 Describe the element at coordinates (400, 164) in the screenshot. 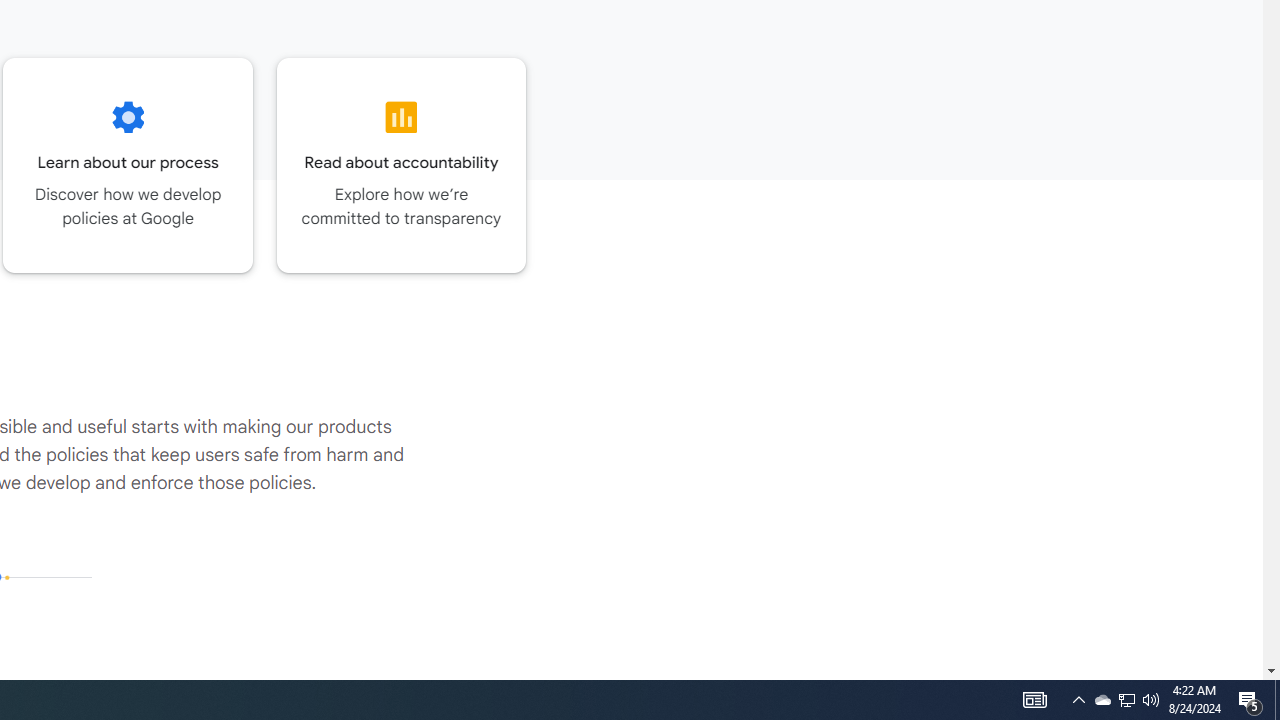

I see `'Go to the Accountability page'` at that location.